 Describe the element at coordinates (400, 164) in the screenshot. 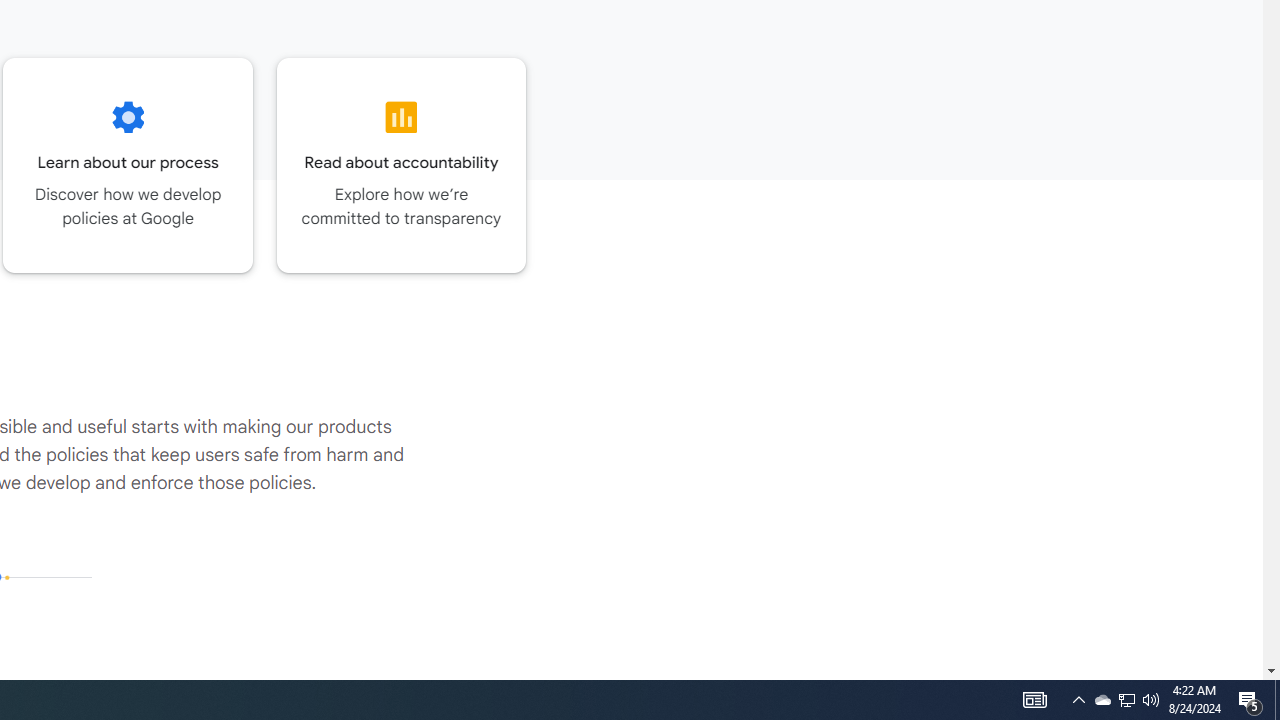

I see `'Go to the Accountability page'` at that location.